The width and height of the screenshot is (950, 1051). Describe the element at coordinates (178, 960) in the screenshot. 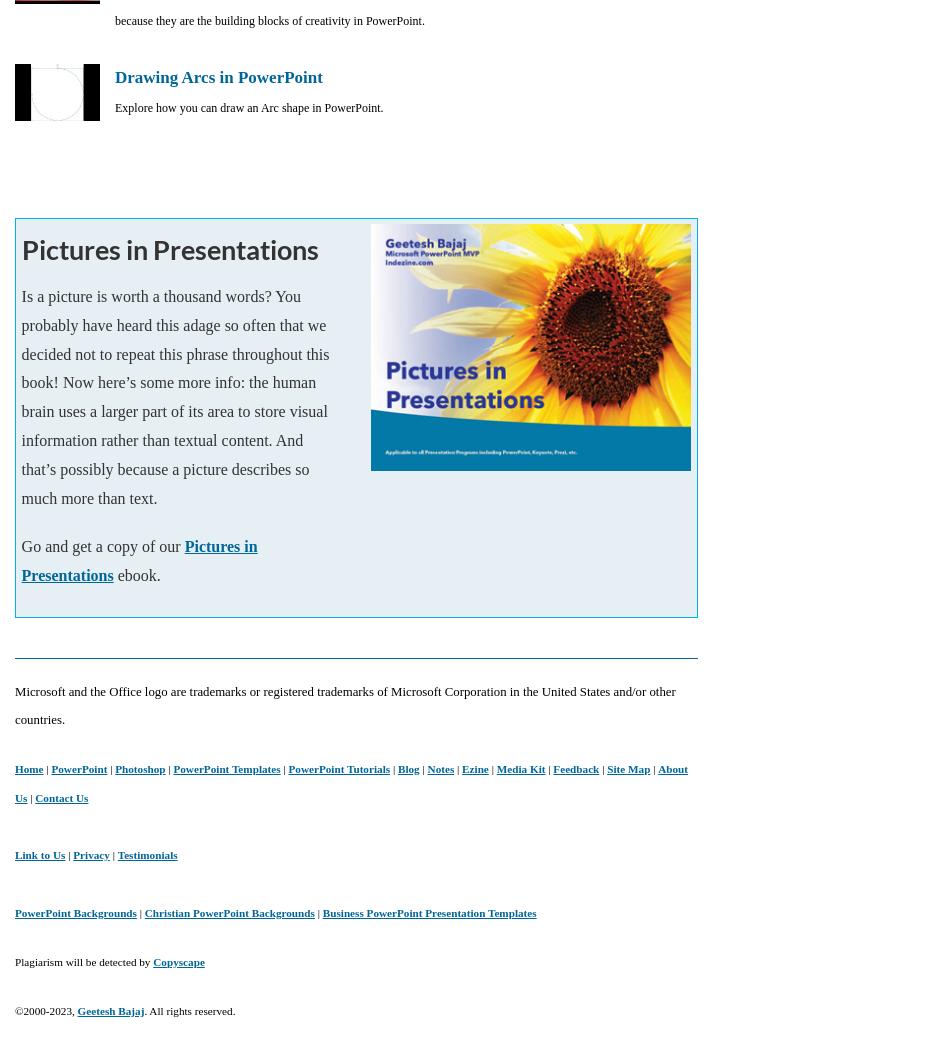

I see `'Copyscape'` at that location.